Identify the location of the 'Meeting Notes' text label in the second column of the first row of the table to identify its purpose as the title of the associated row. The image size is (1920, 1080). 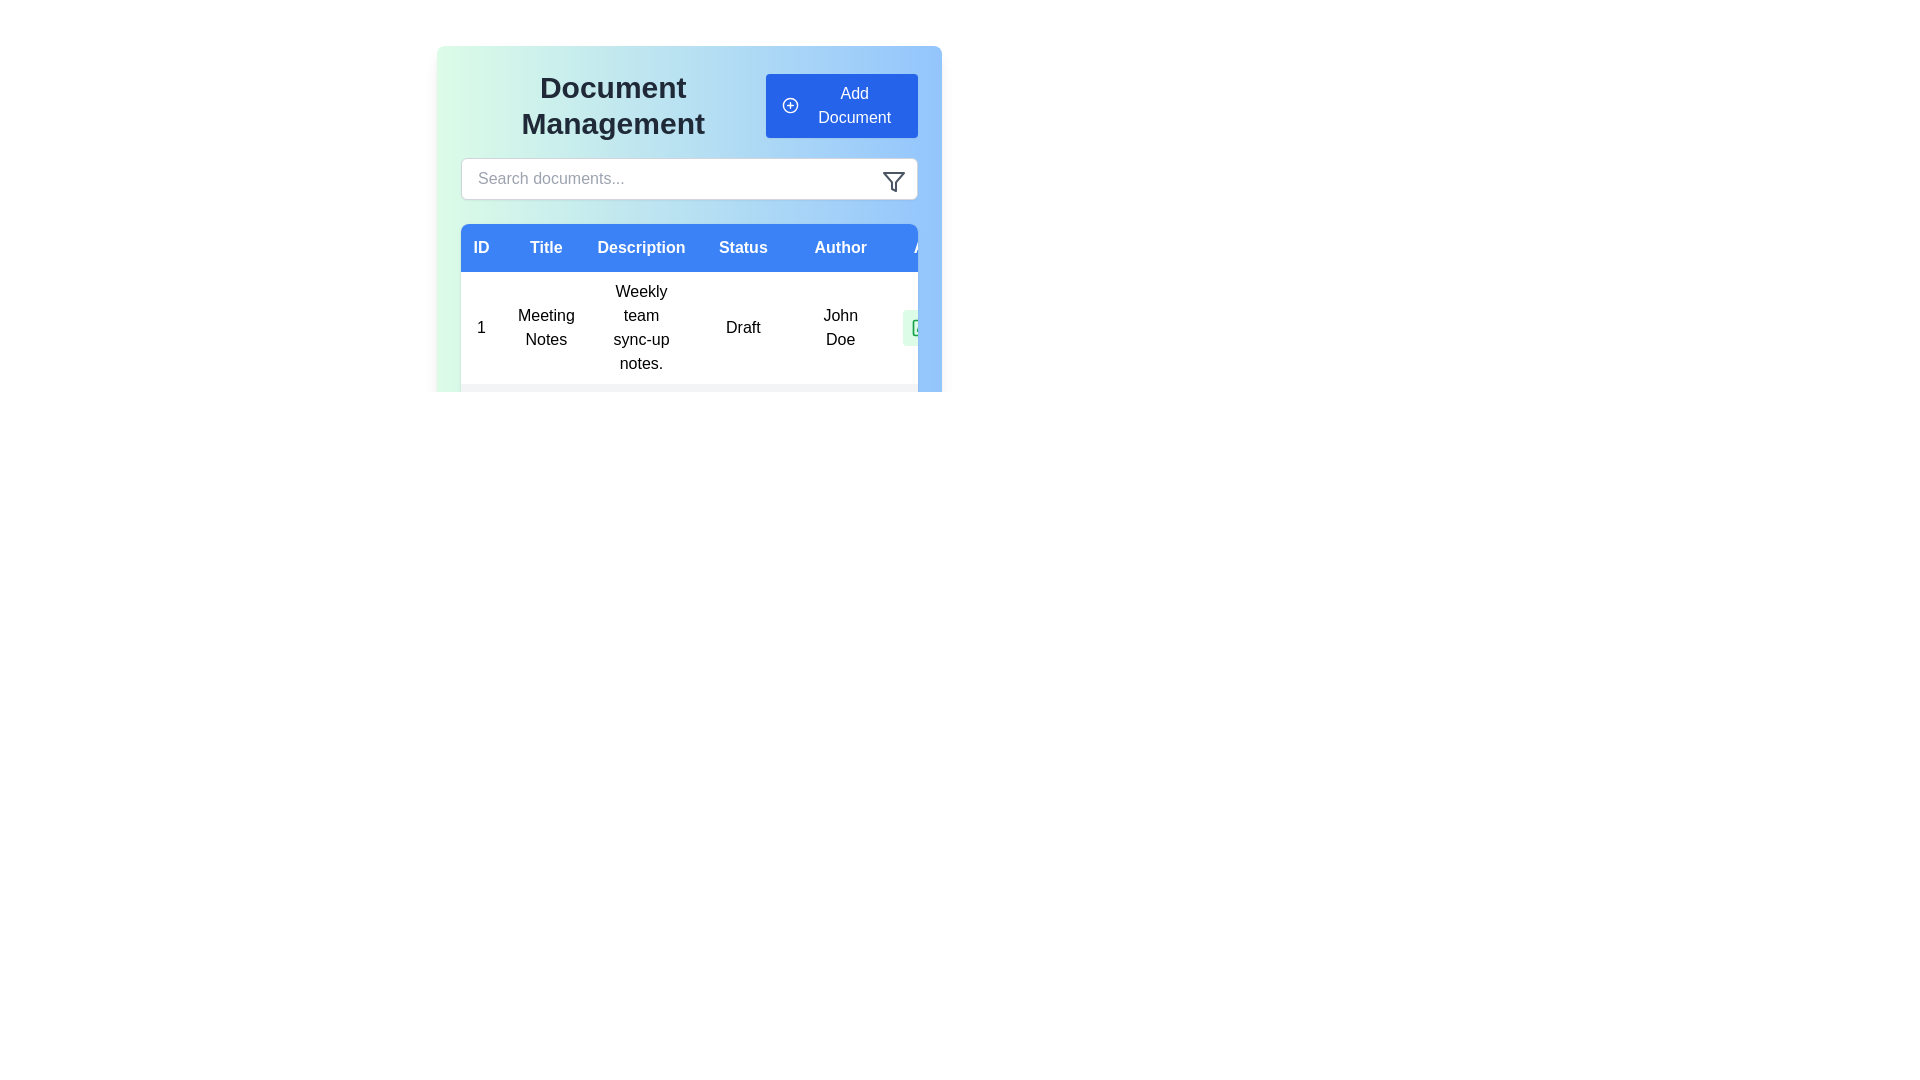
(546, 326).